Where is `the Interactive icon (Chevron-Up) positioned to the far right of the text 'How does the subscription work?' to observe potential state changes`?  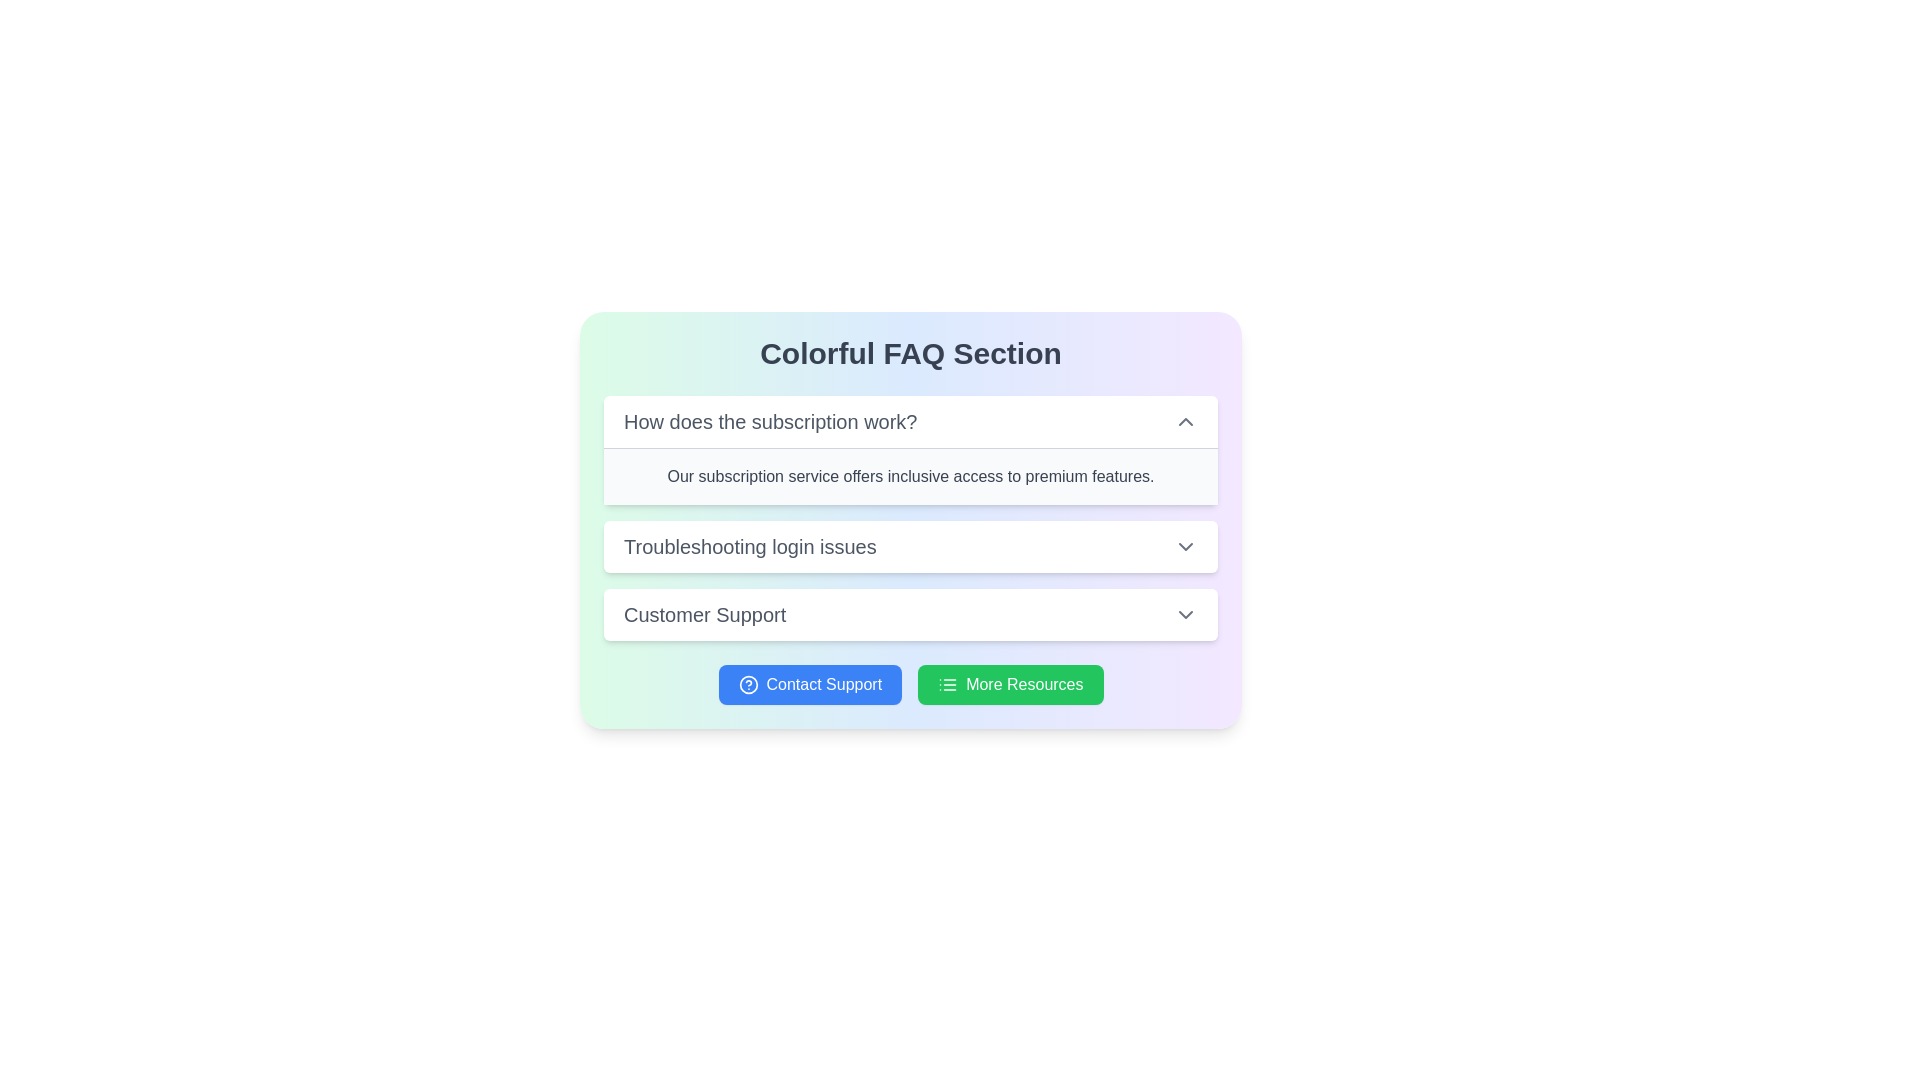 the Interactive icon (Chevron-Up) positioned to the far right of the text 'How does the subscription work?' to observe potential state changes is located at coordinates (1185, 420).